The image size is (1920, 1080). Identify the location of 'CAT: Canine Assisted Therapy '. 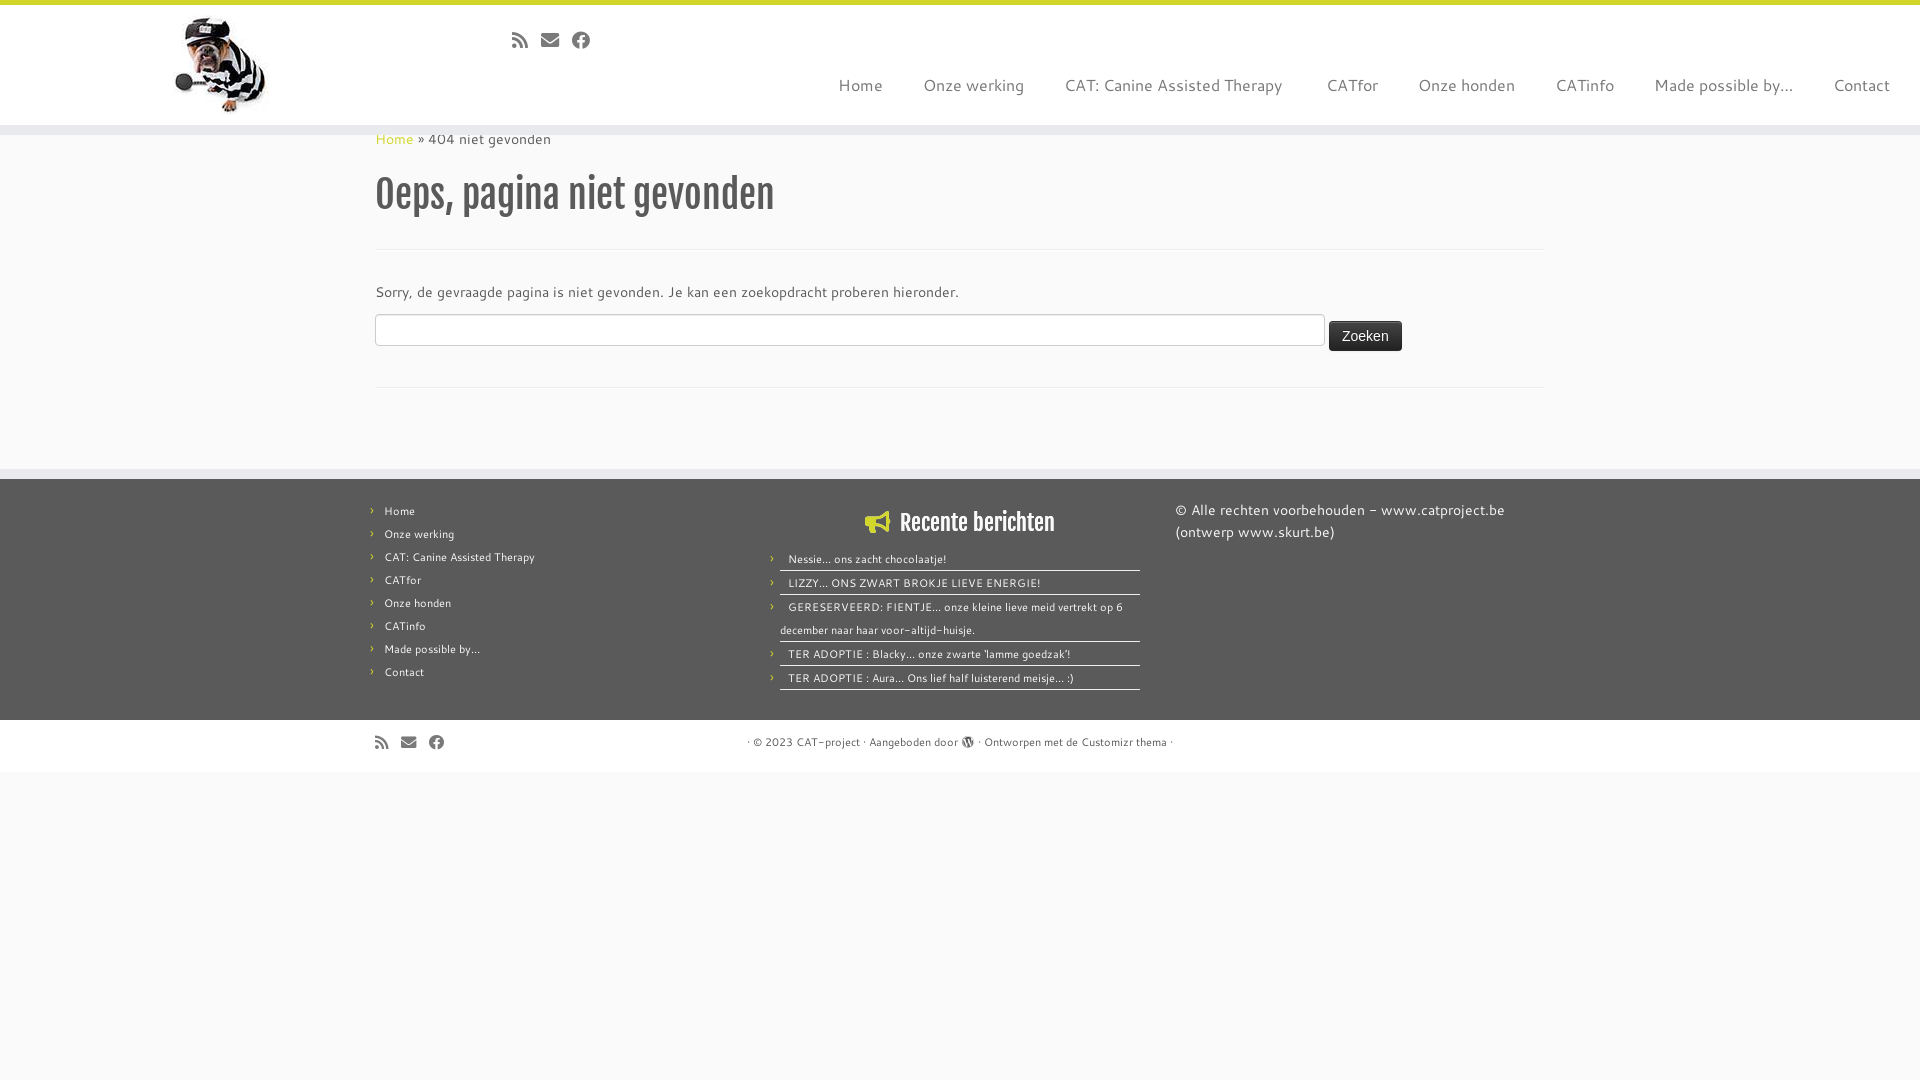
(459, 556).